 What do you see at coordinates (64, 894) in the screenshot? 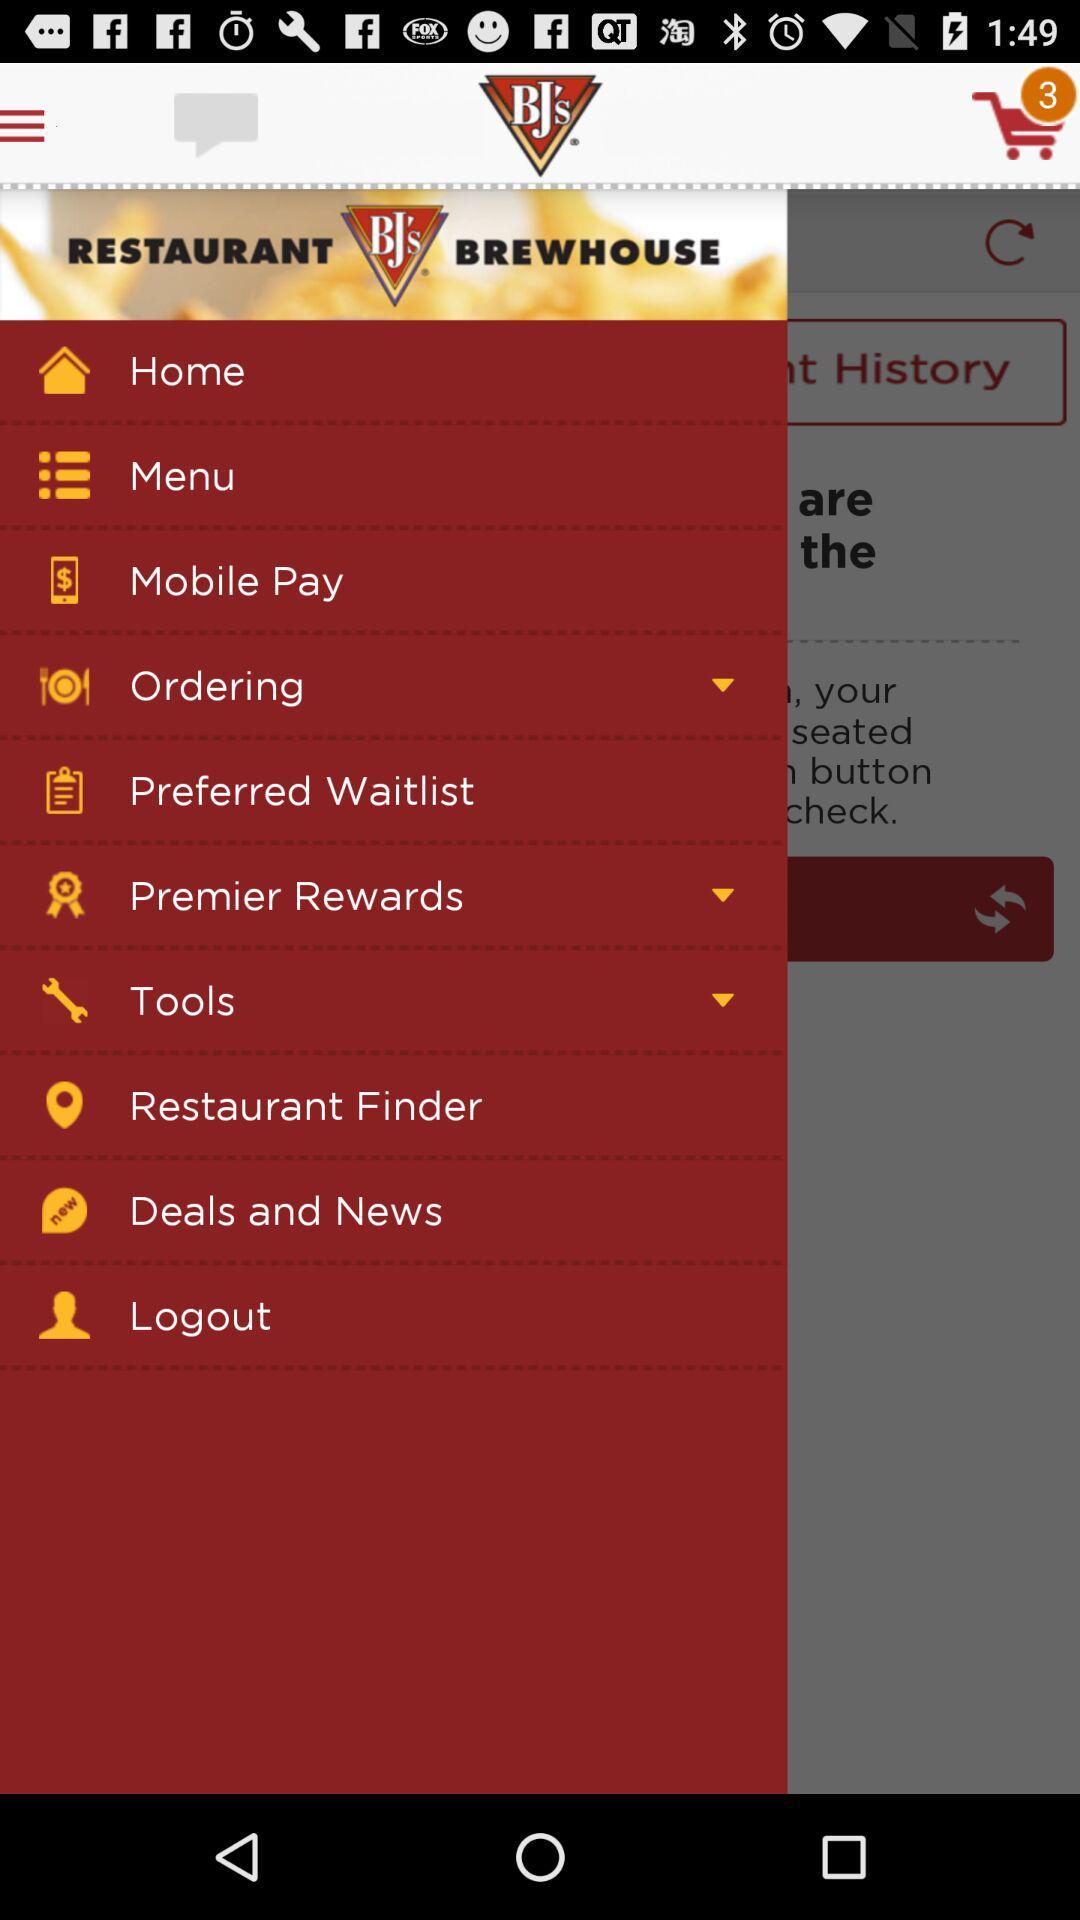
I see `rewards icon which is before premier ewards on the pae` at bounding box center [64, 894].